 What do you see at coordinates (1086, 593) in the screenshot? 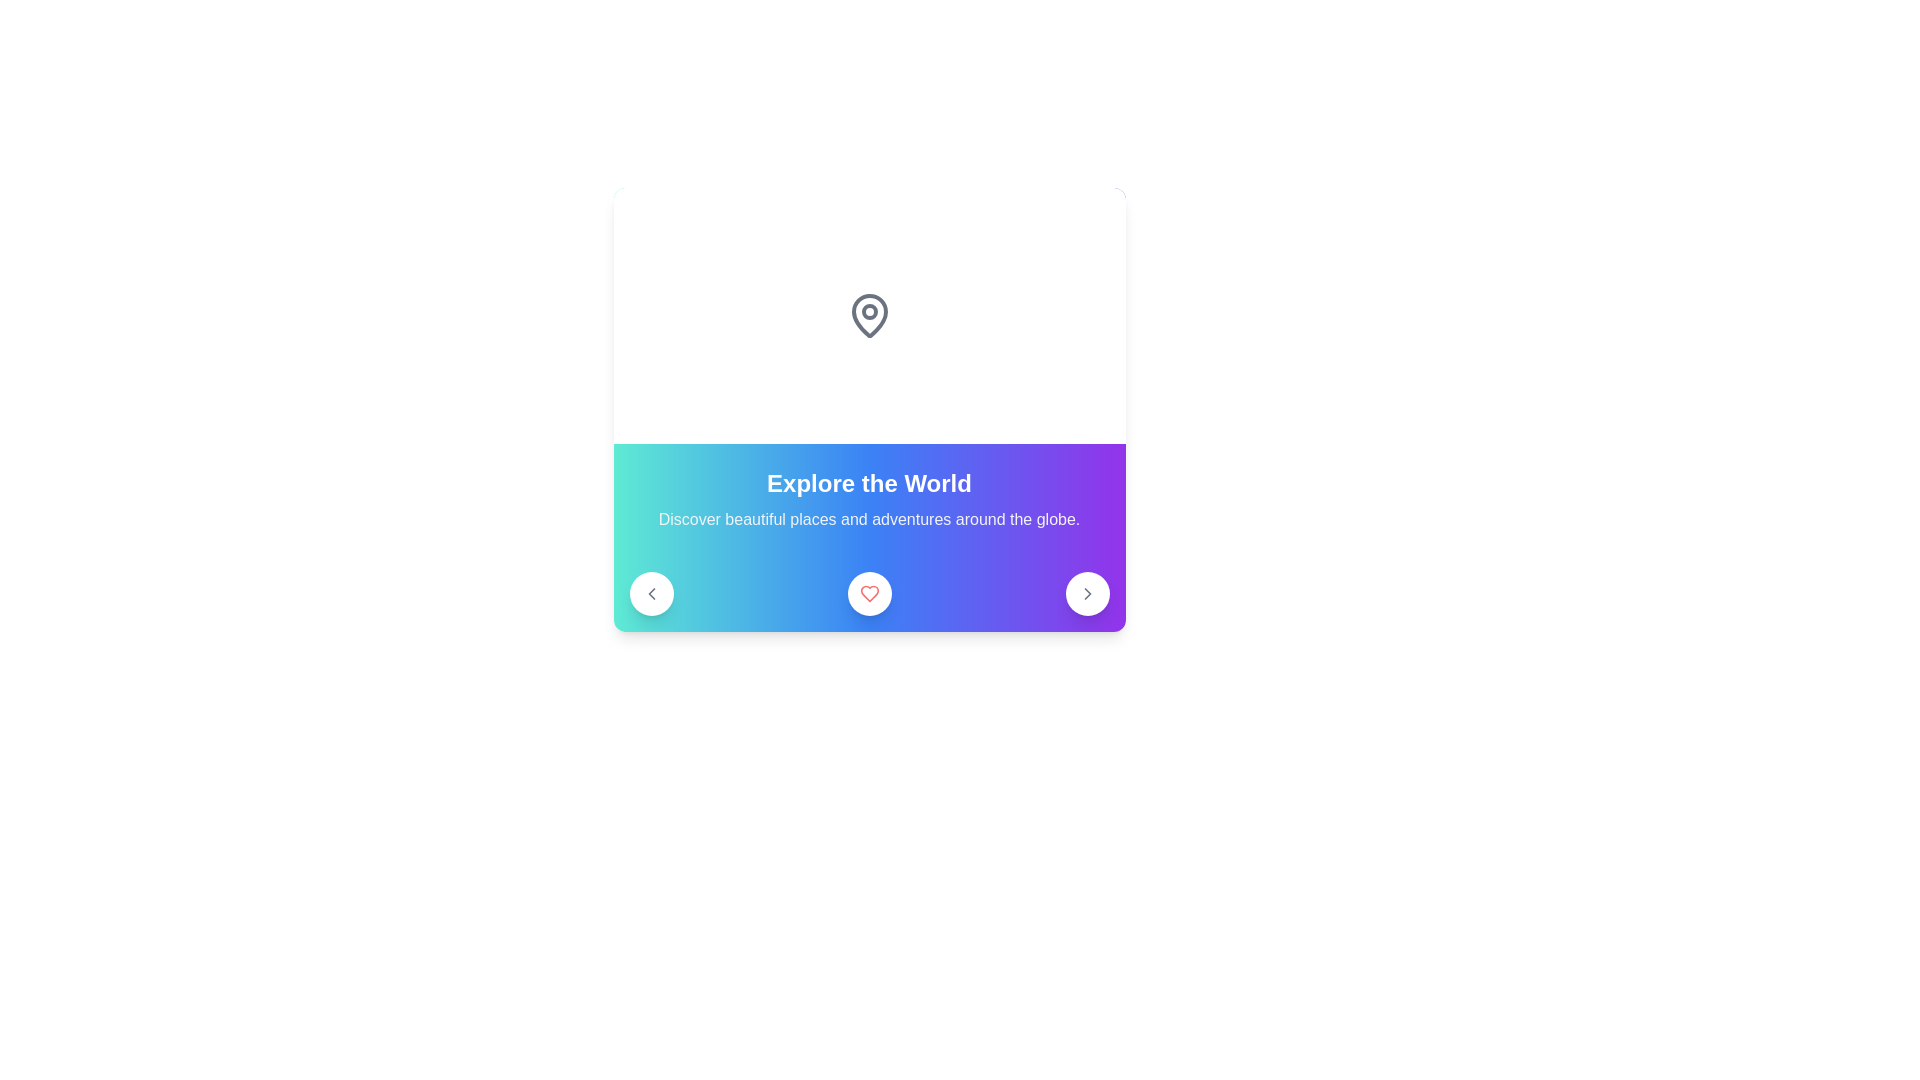
I see `the circular button with a white background and a rightward-pointing chevron icon, located at the far right end of the row beneath the label 'Explore the World'` at bounding box center [1086, 593].